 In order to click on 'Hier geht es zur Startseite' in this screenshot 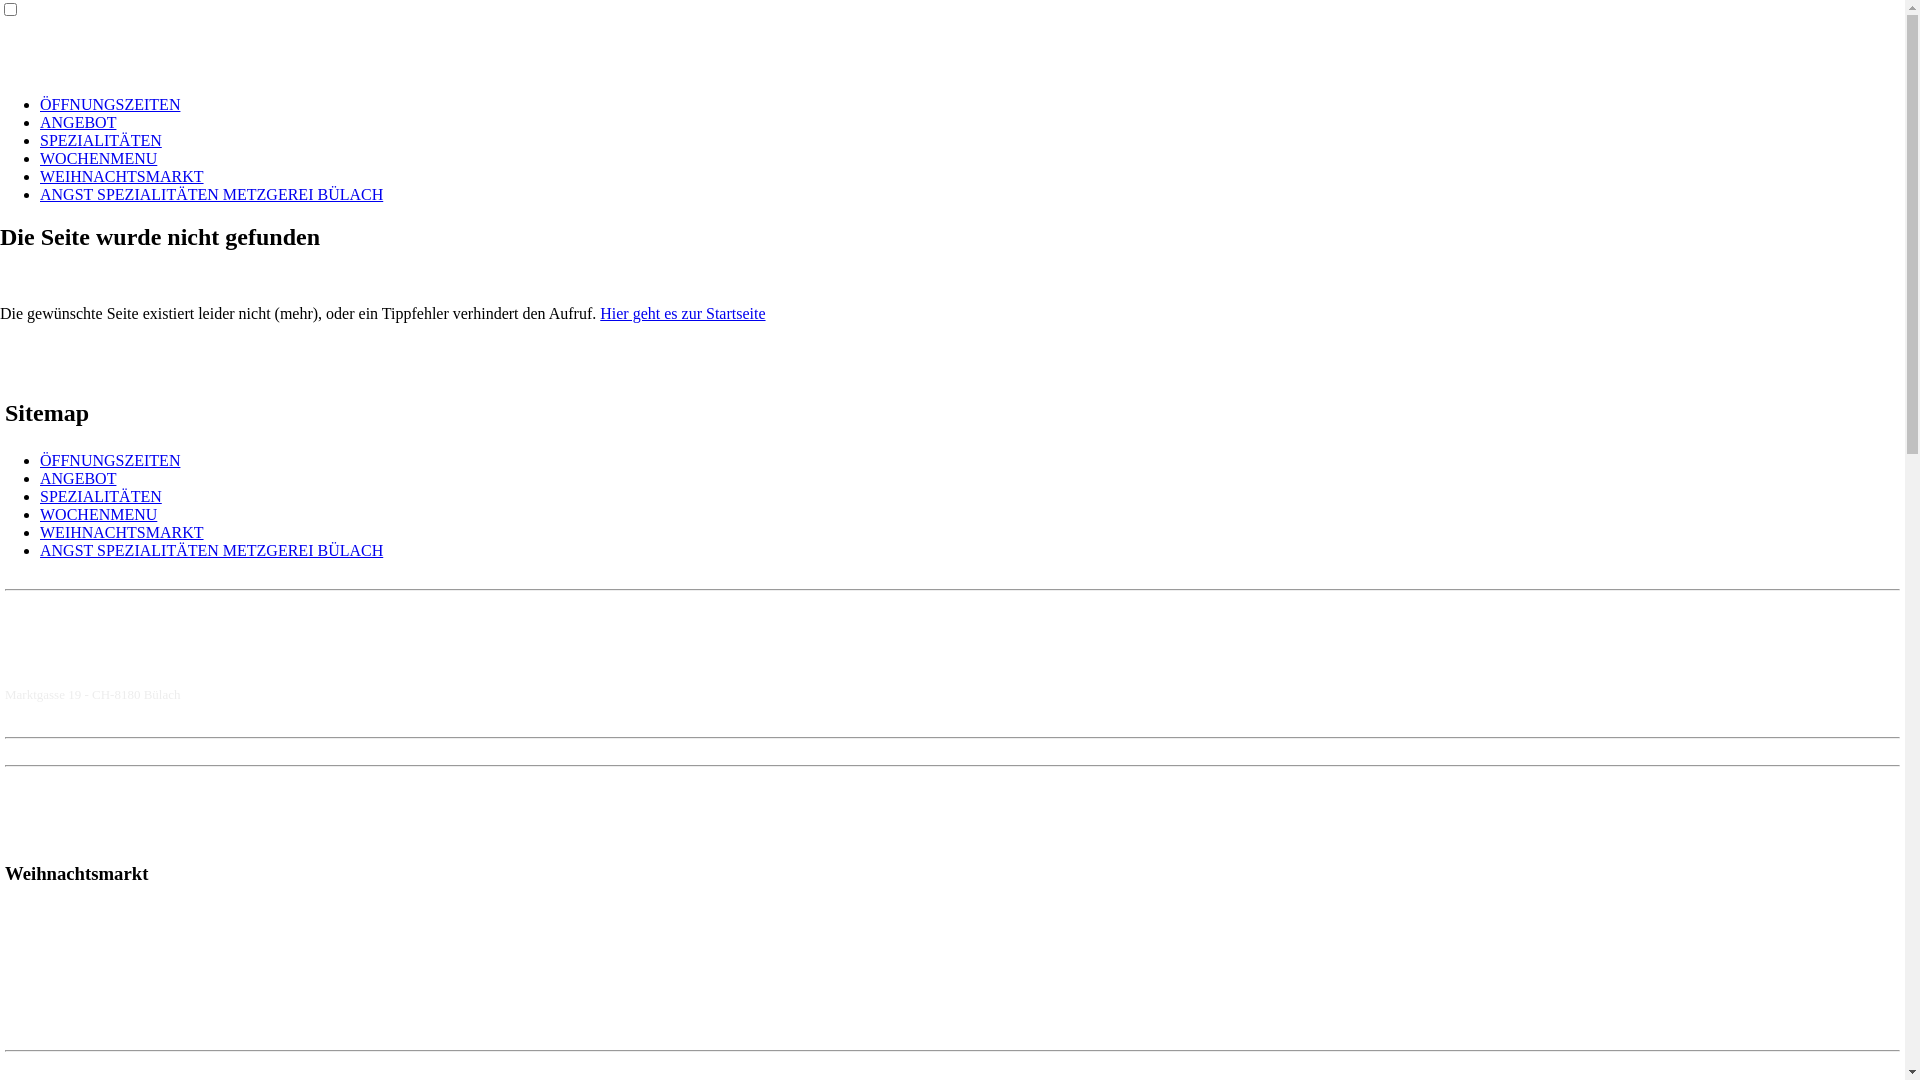, I will do `click(599, 313)`.